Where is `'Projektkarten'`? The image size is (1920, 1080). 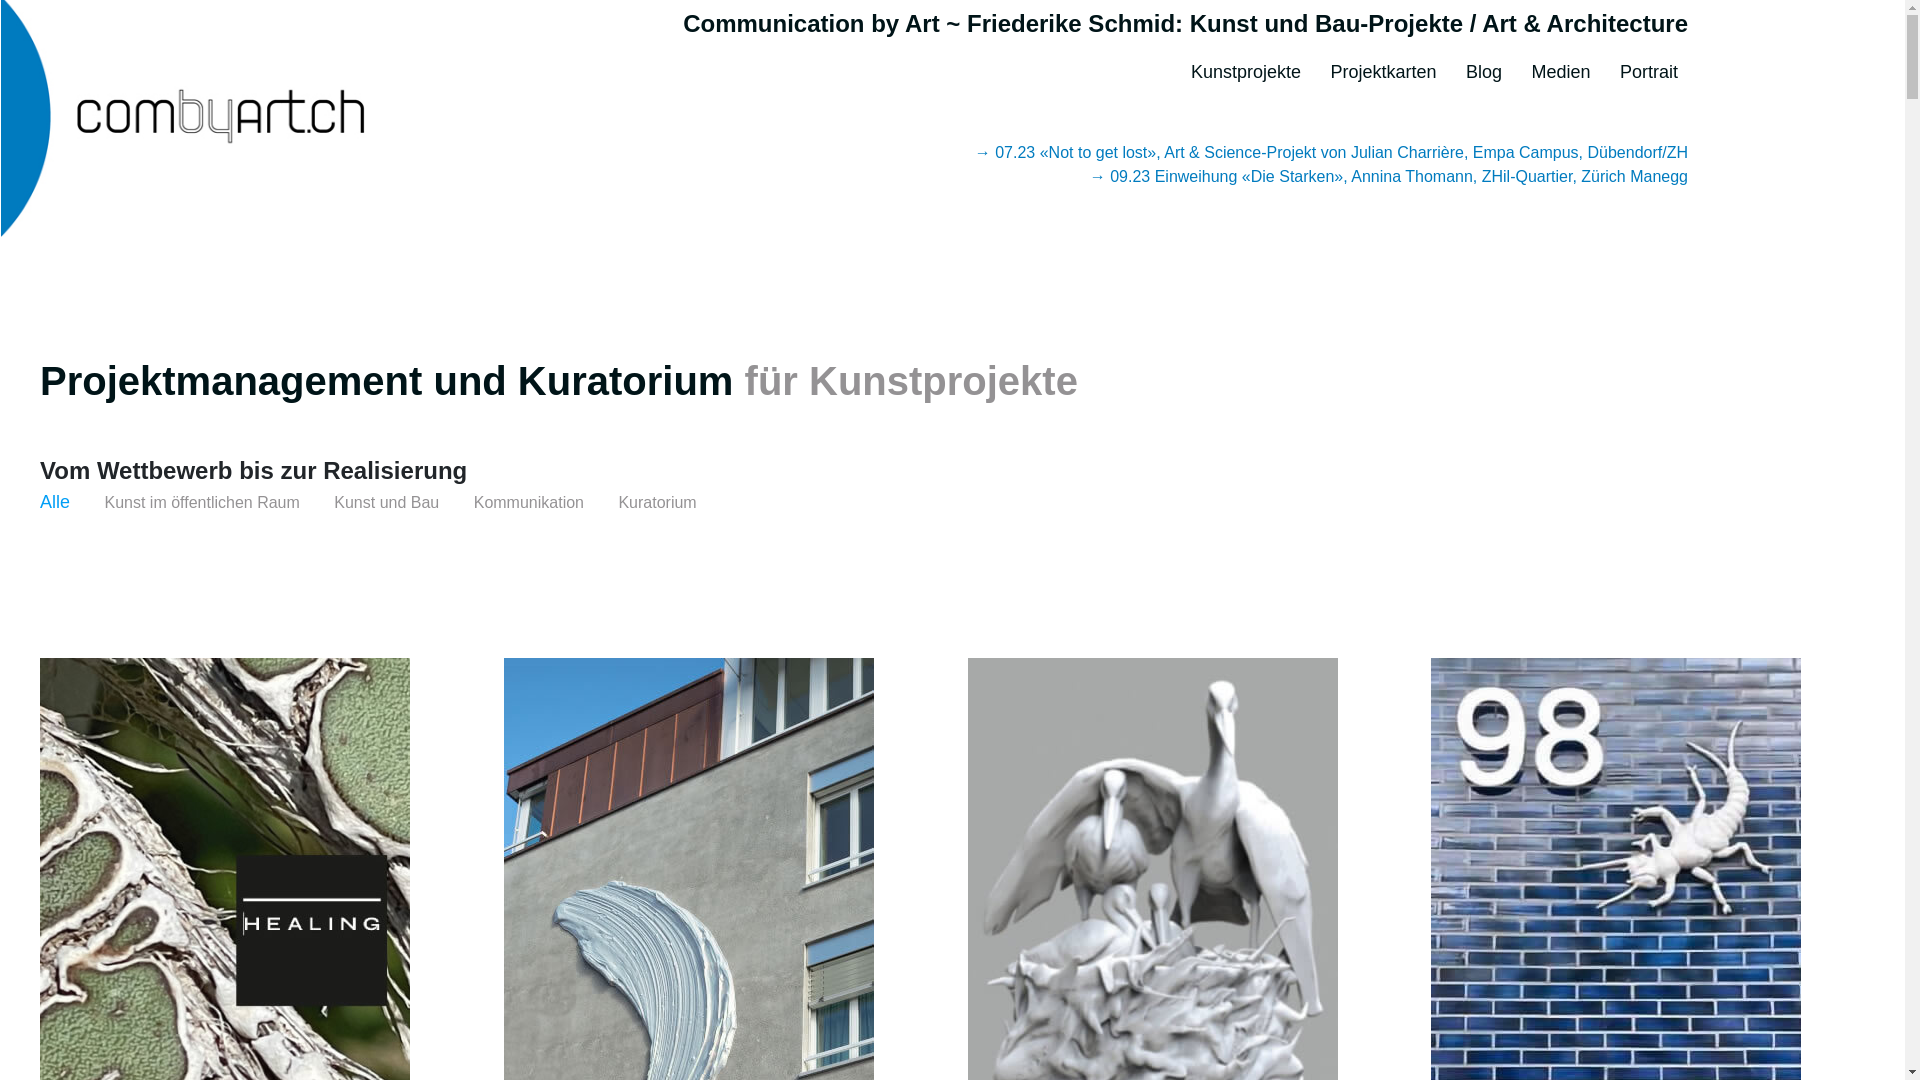
'Projektkarten' is located at coordinates (1381, 64).